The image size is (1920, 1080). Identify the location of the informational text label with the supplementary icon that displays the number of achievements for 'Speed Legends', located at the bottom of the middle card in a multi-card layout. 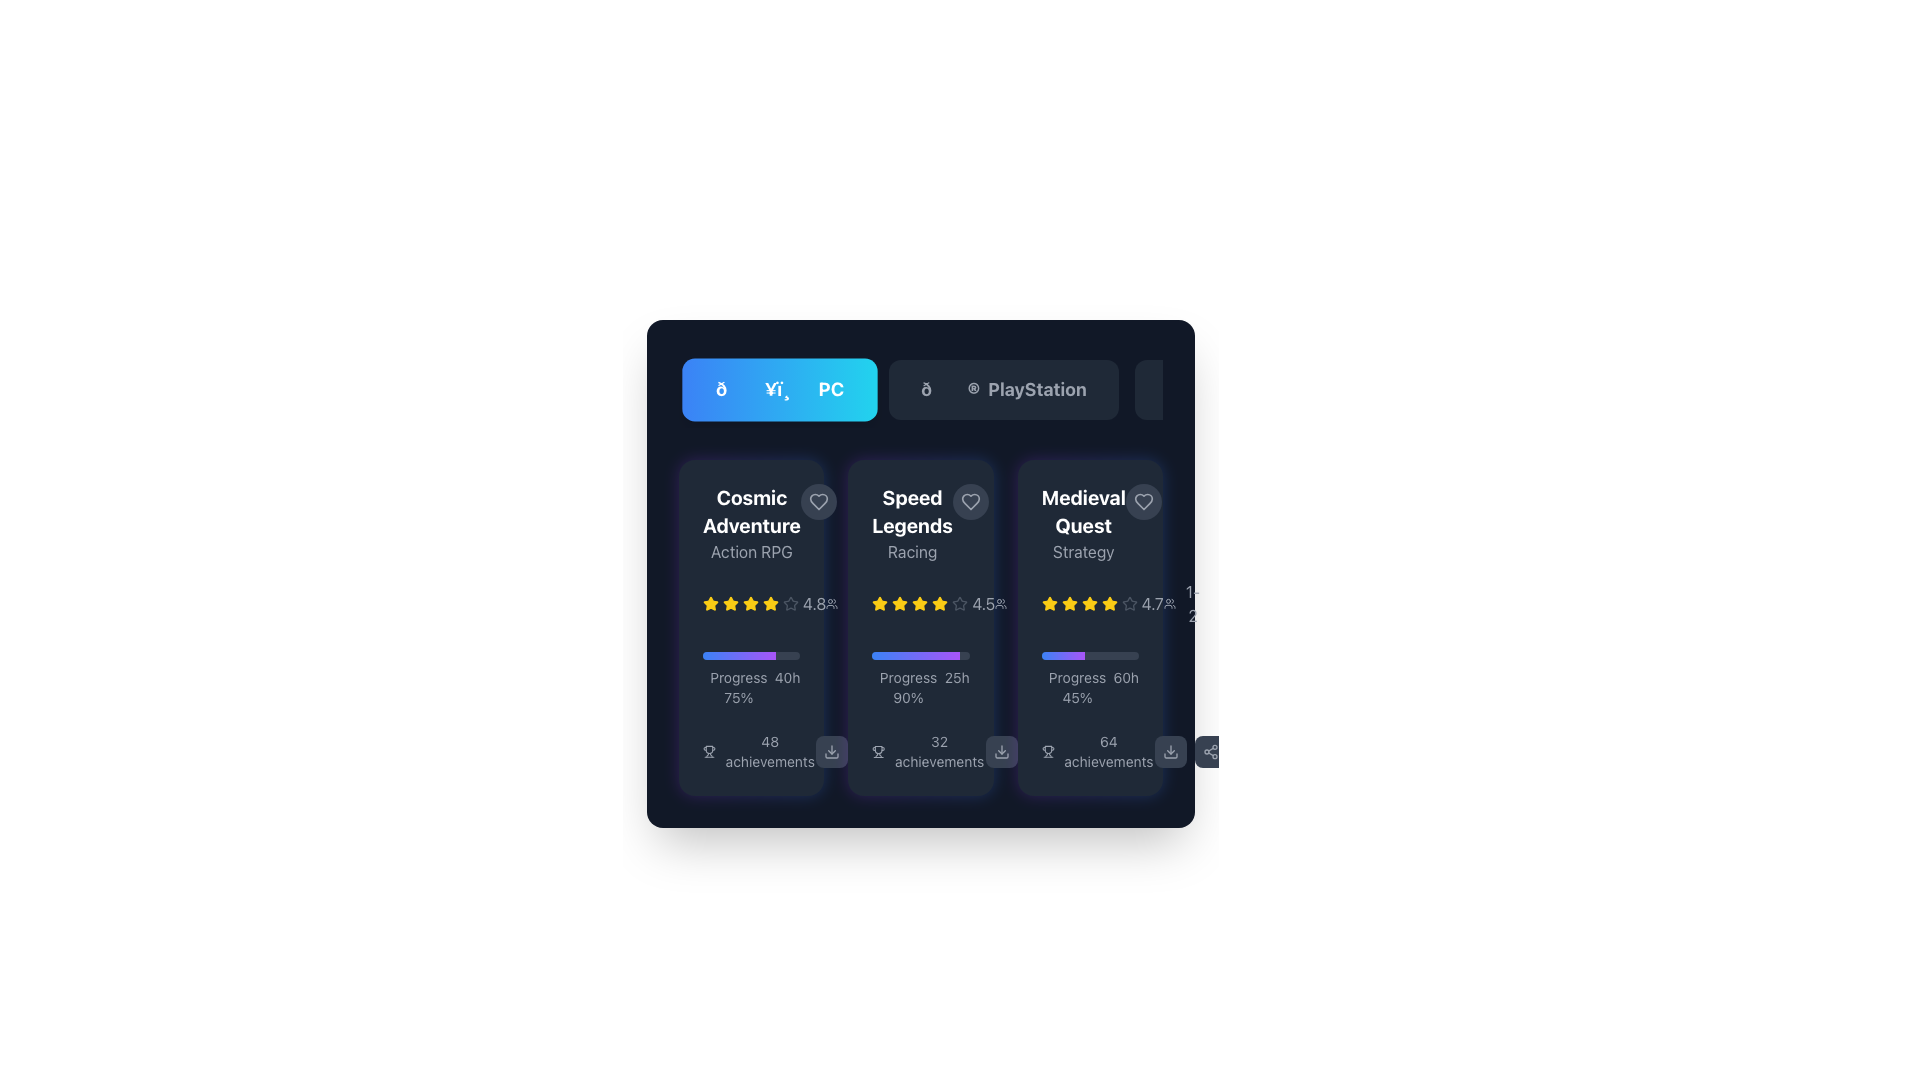
(920, 752).